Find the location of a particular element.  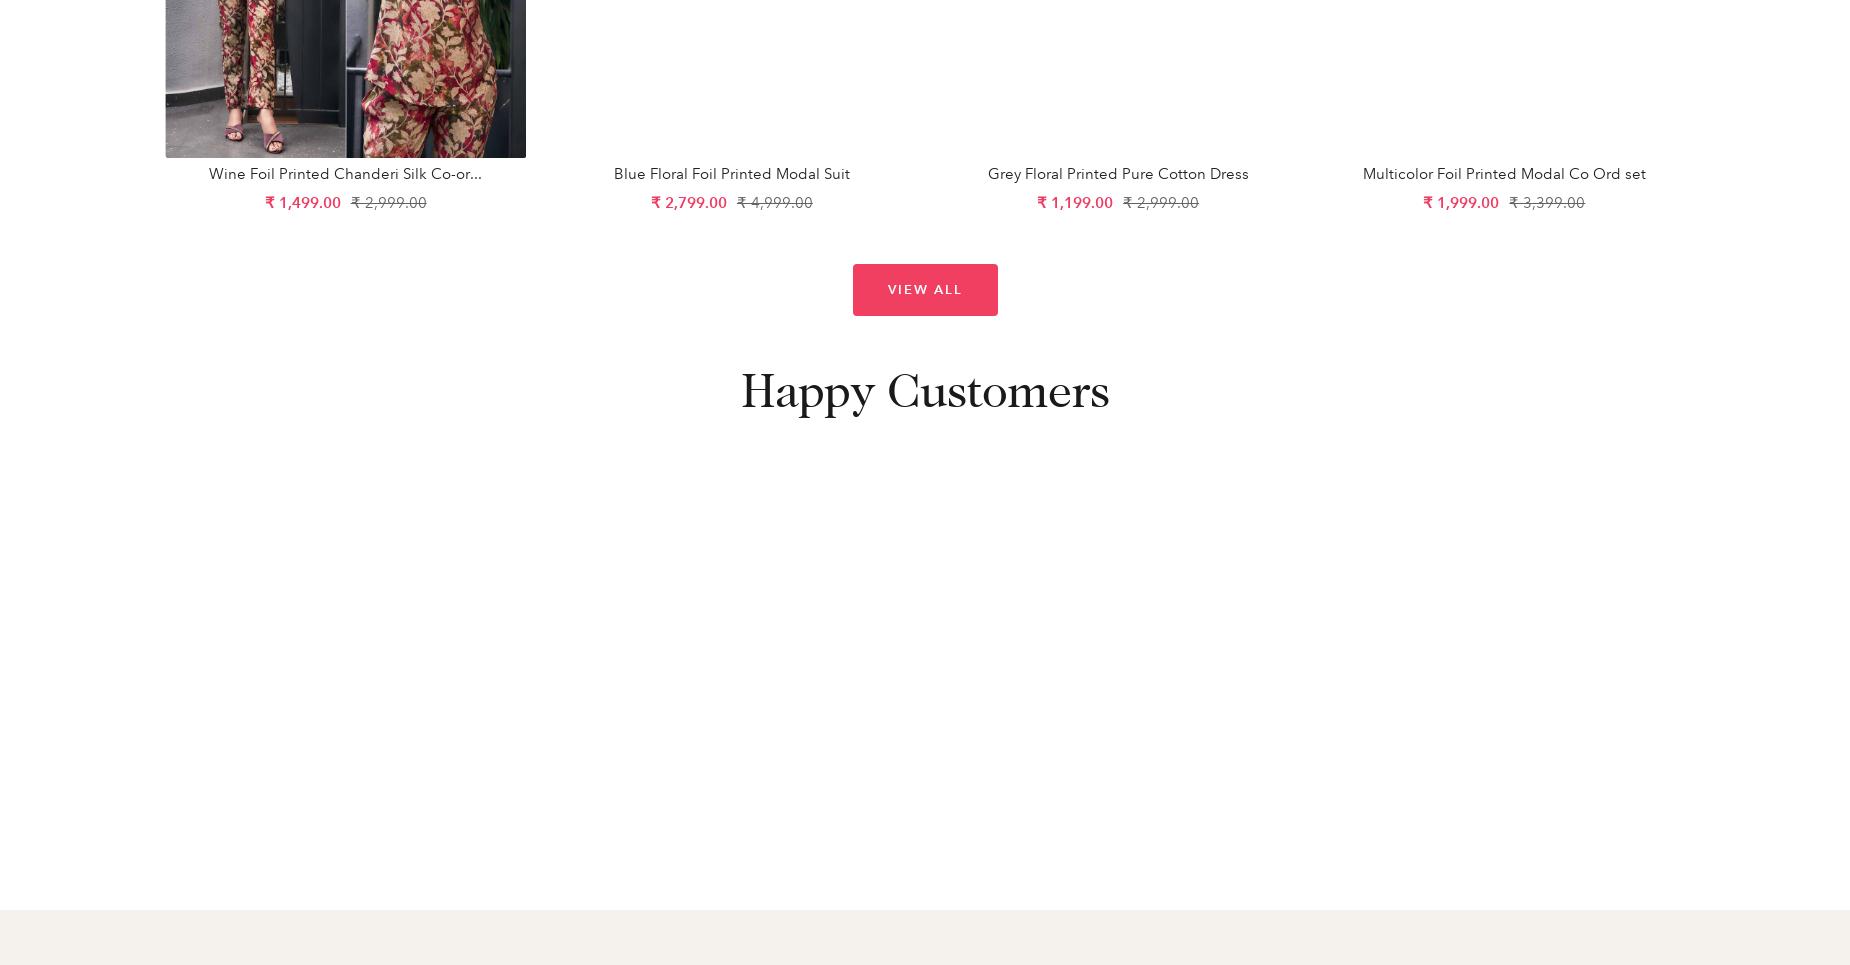

'₹ 1,999.00' is located at coordinates (1460, 201).